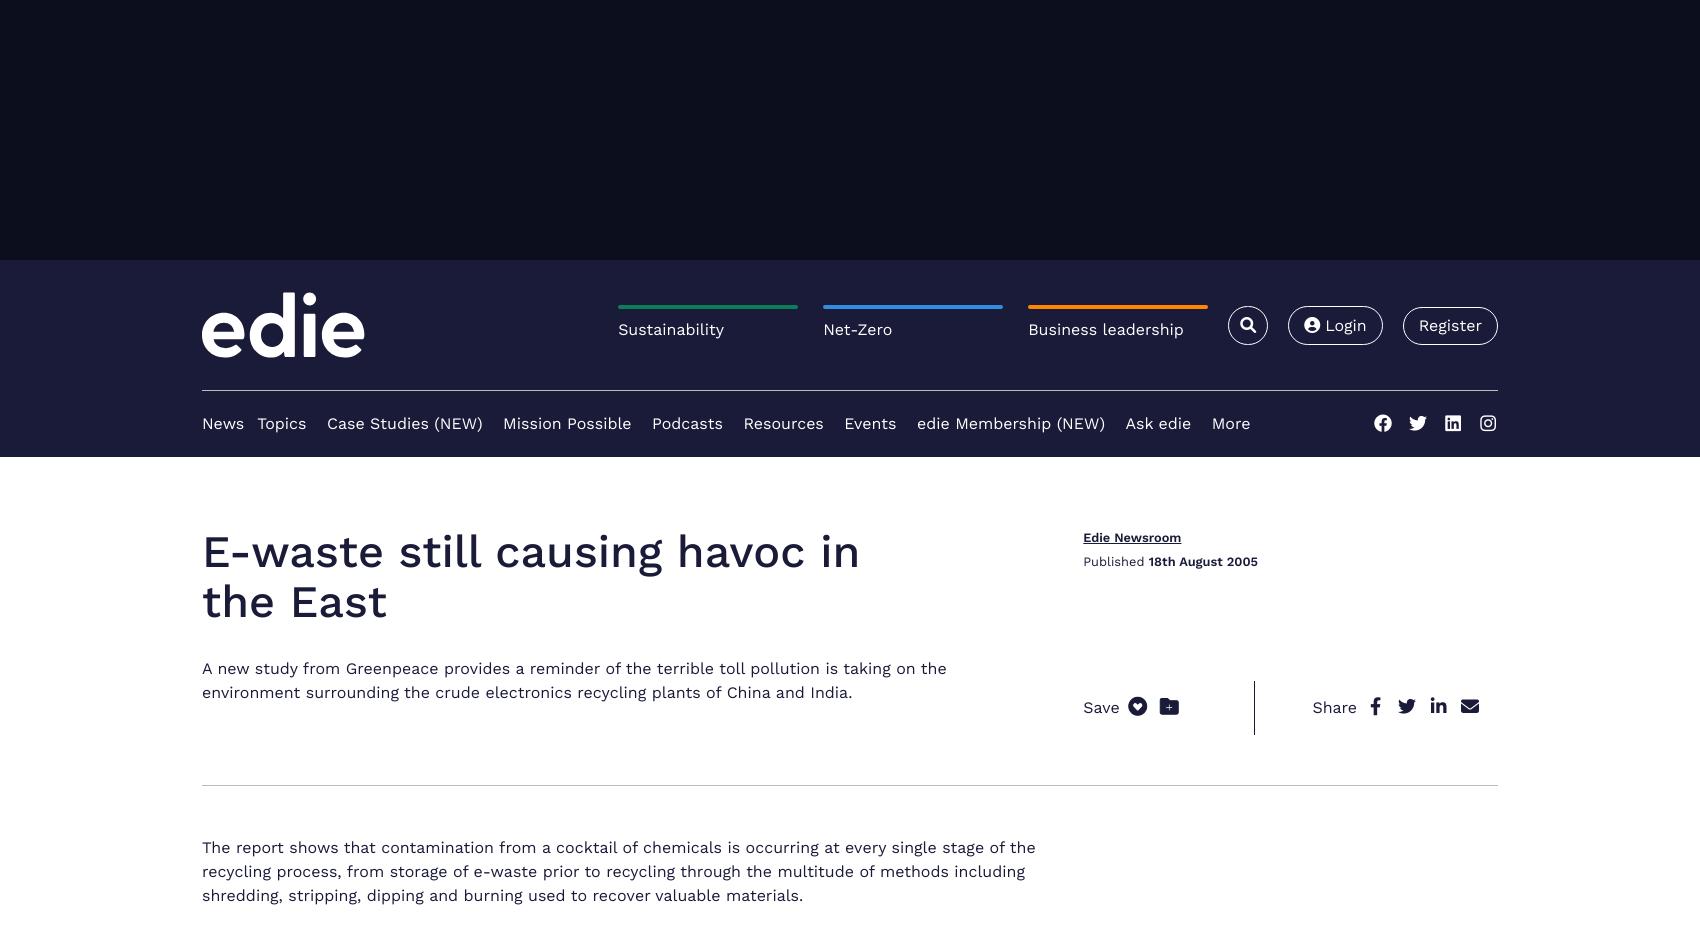 This screenshot has width=1700, height=933. I want to click on 'Partner Content', so click(200, 179).